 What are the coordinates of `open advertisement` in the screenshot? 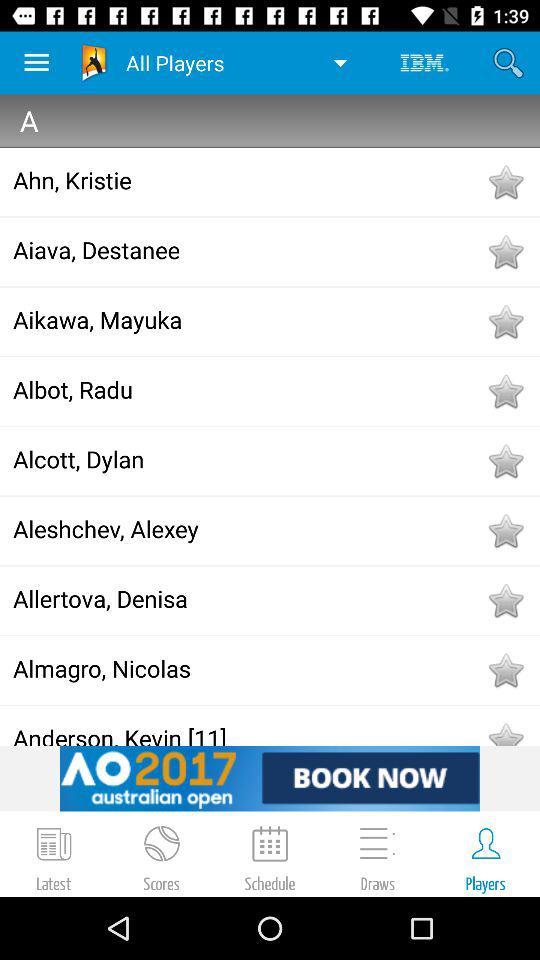 It's located at (270, 777).